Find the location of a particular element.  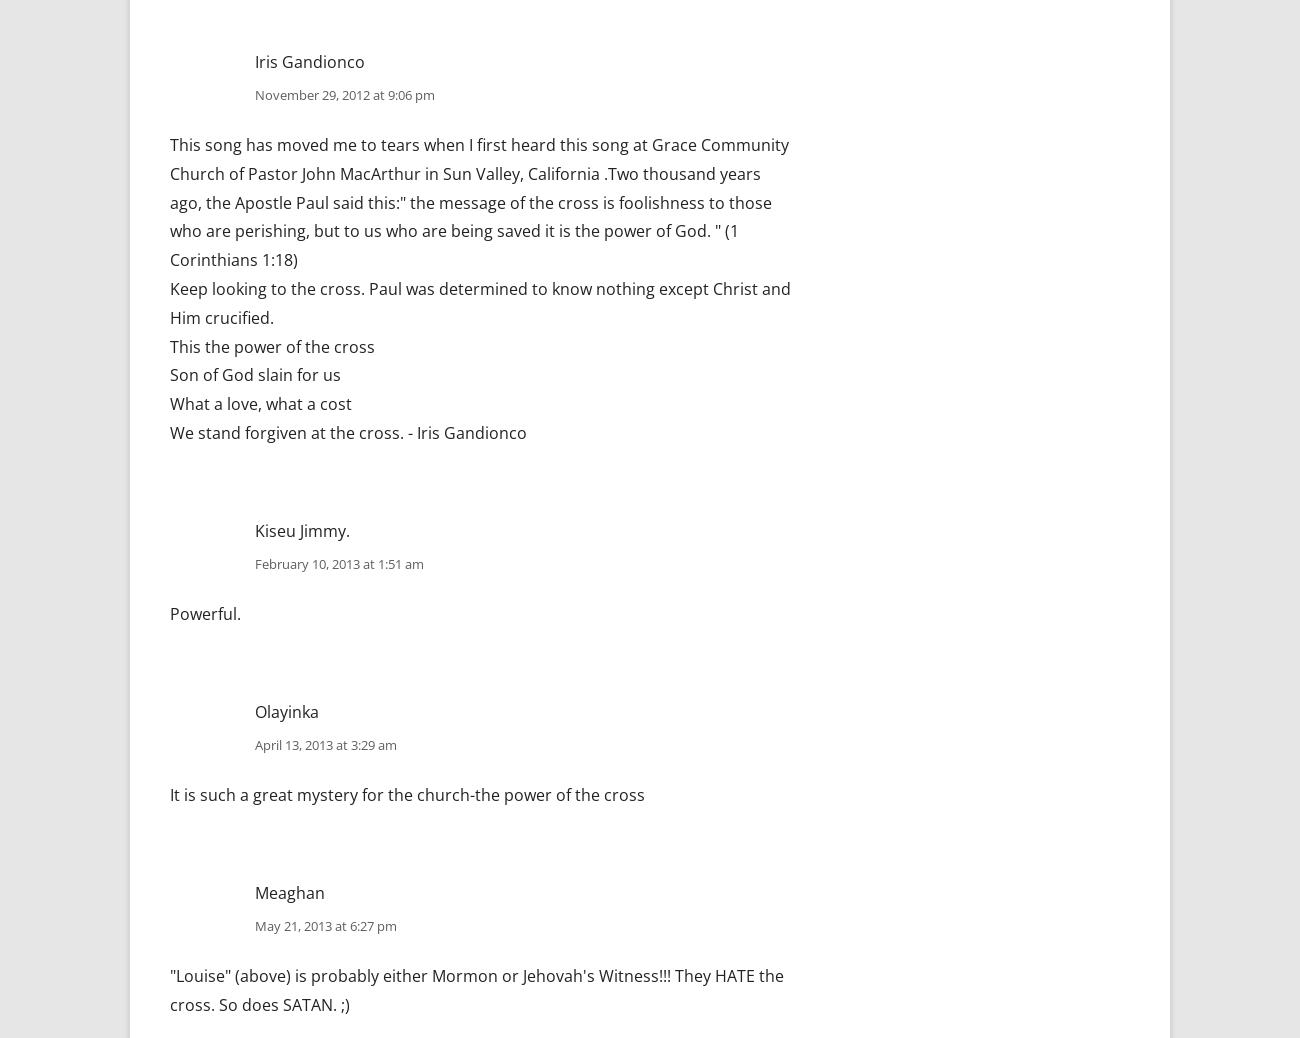

'Powerful.' is located at coordinates (205, 612).